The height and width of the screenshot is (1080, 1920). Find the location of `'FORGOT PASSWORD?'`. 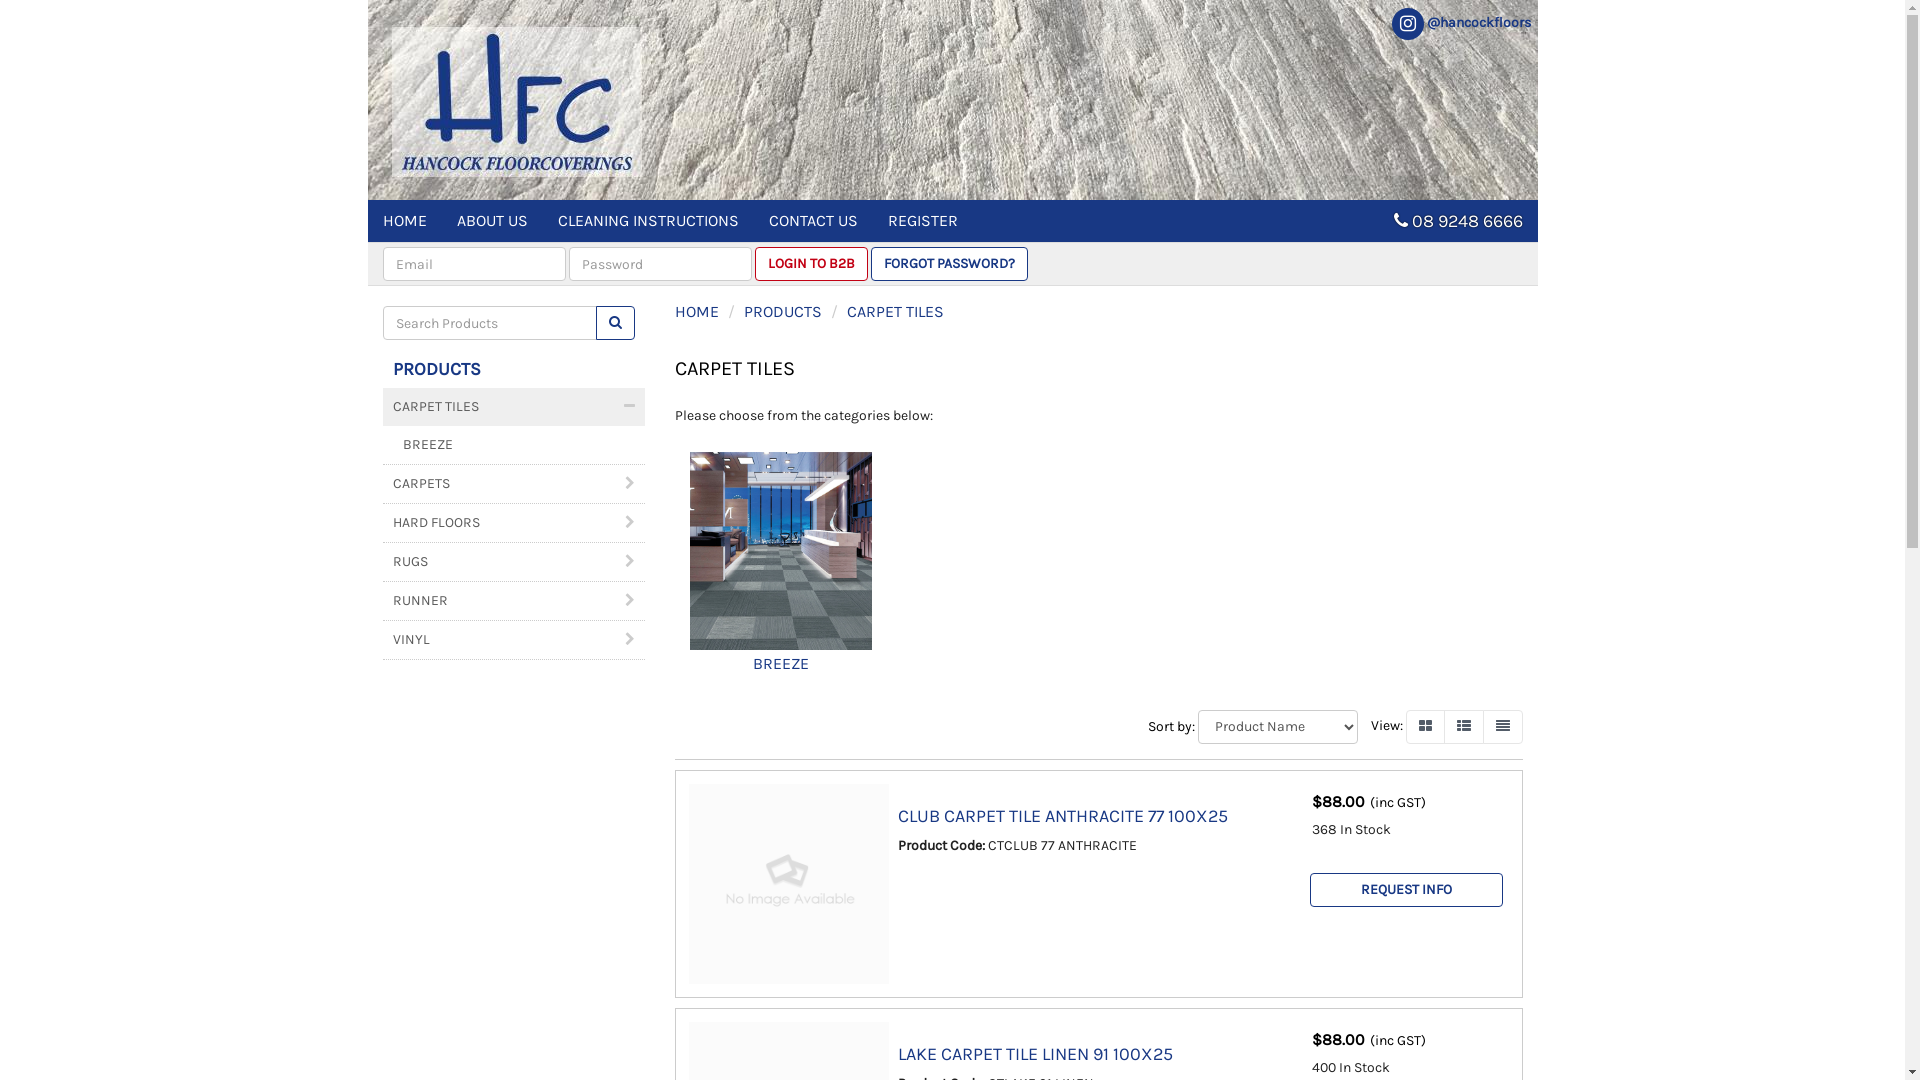

'FORGOT PASSWORD?' is located at coordinates (869, 262).